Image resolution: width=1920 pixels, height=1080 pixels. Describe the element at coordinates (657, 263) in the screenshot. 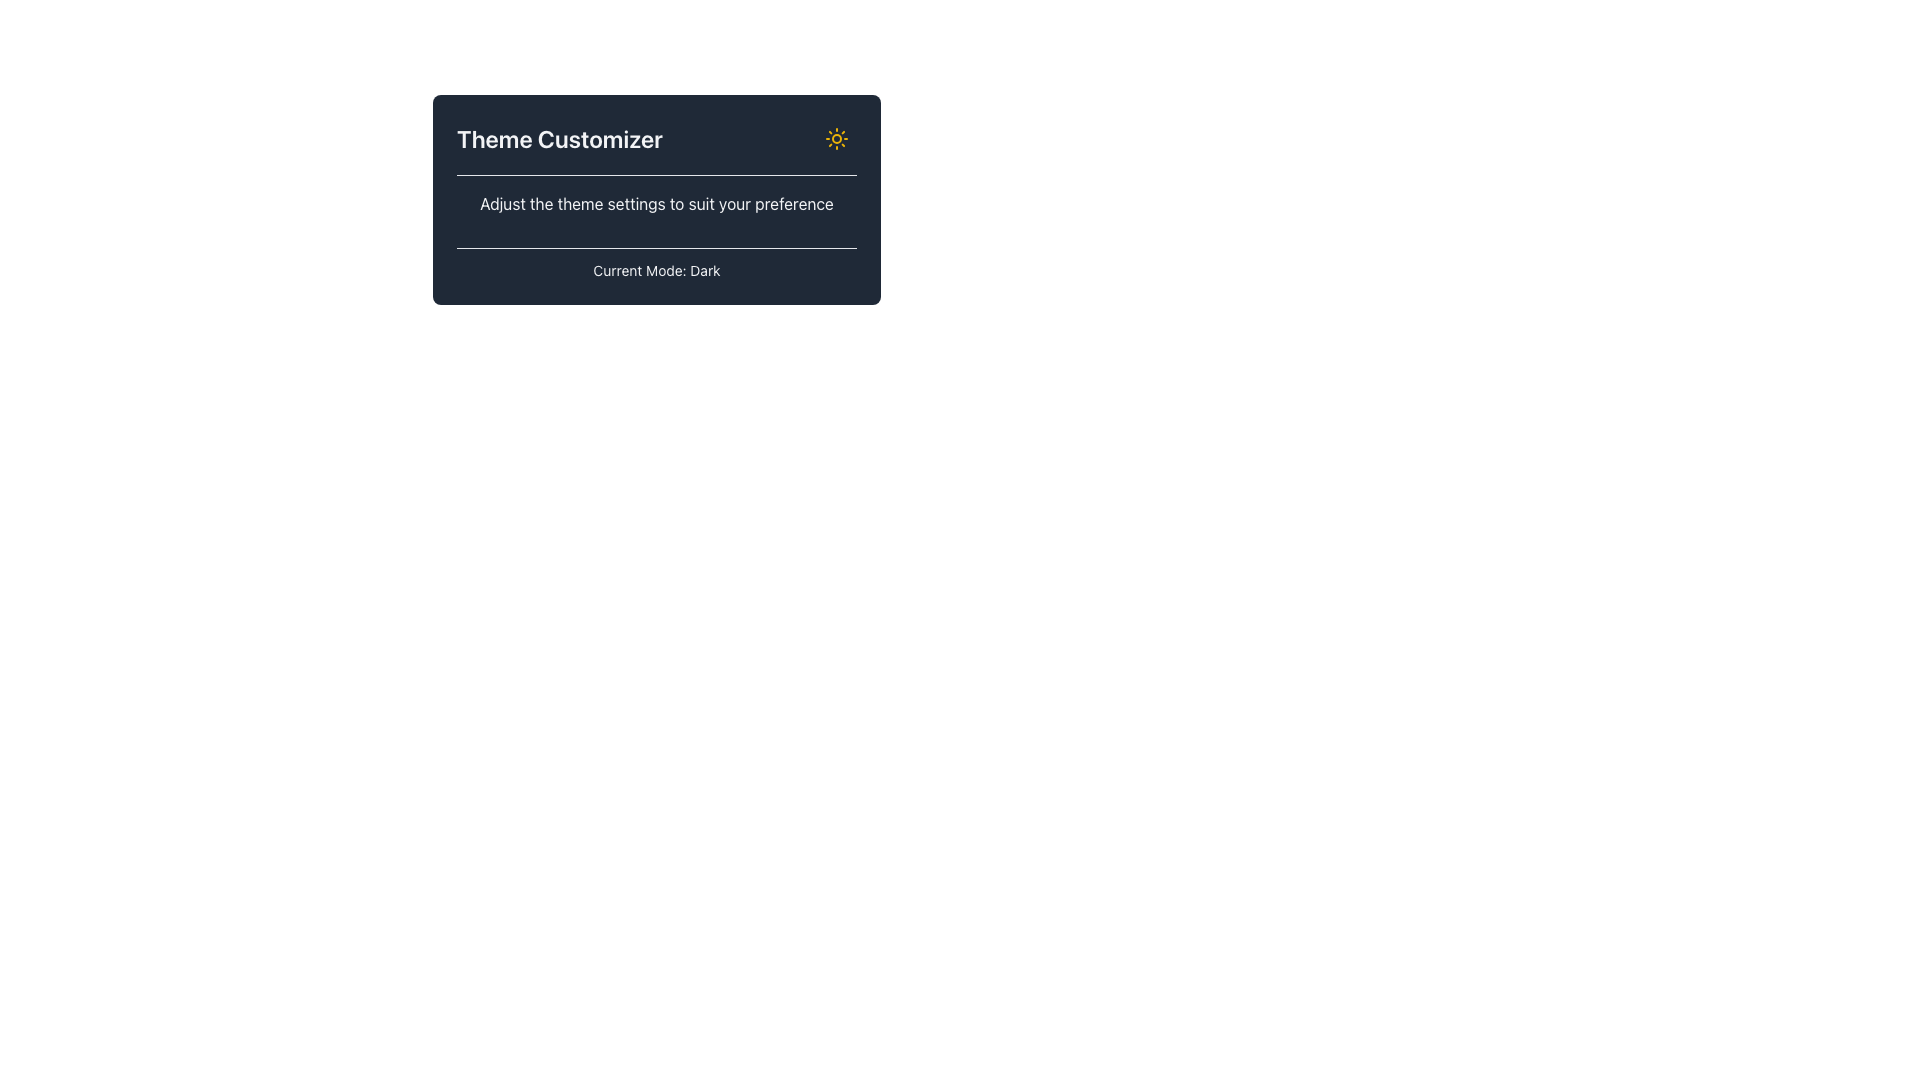

I see `the text label that says 'Current Mode: Dark', which is located at the bottom of the 'Theme Customizer' card interface` at that location.